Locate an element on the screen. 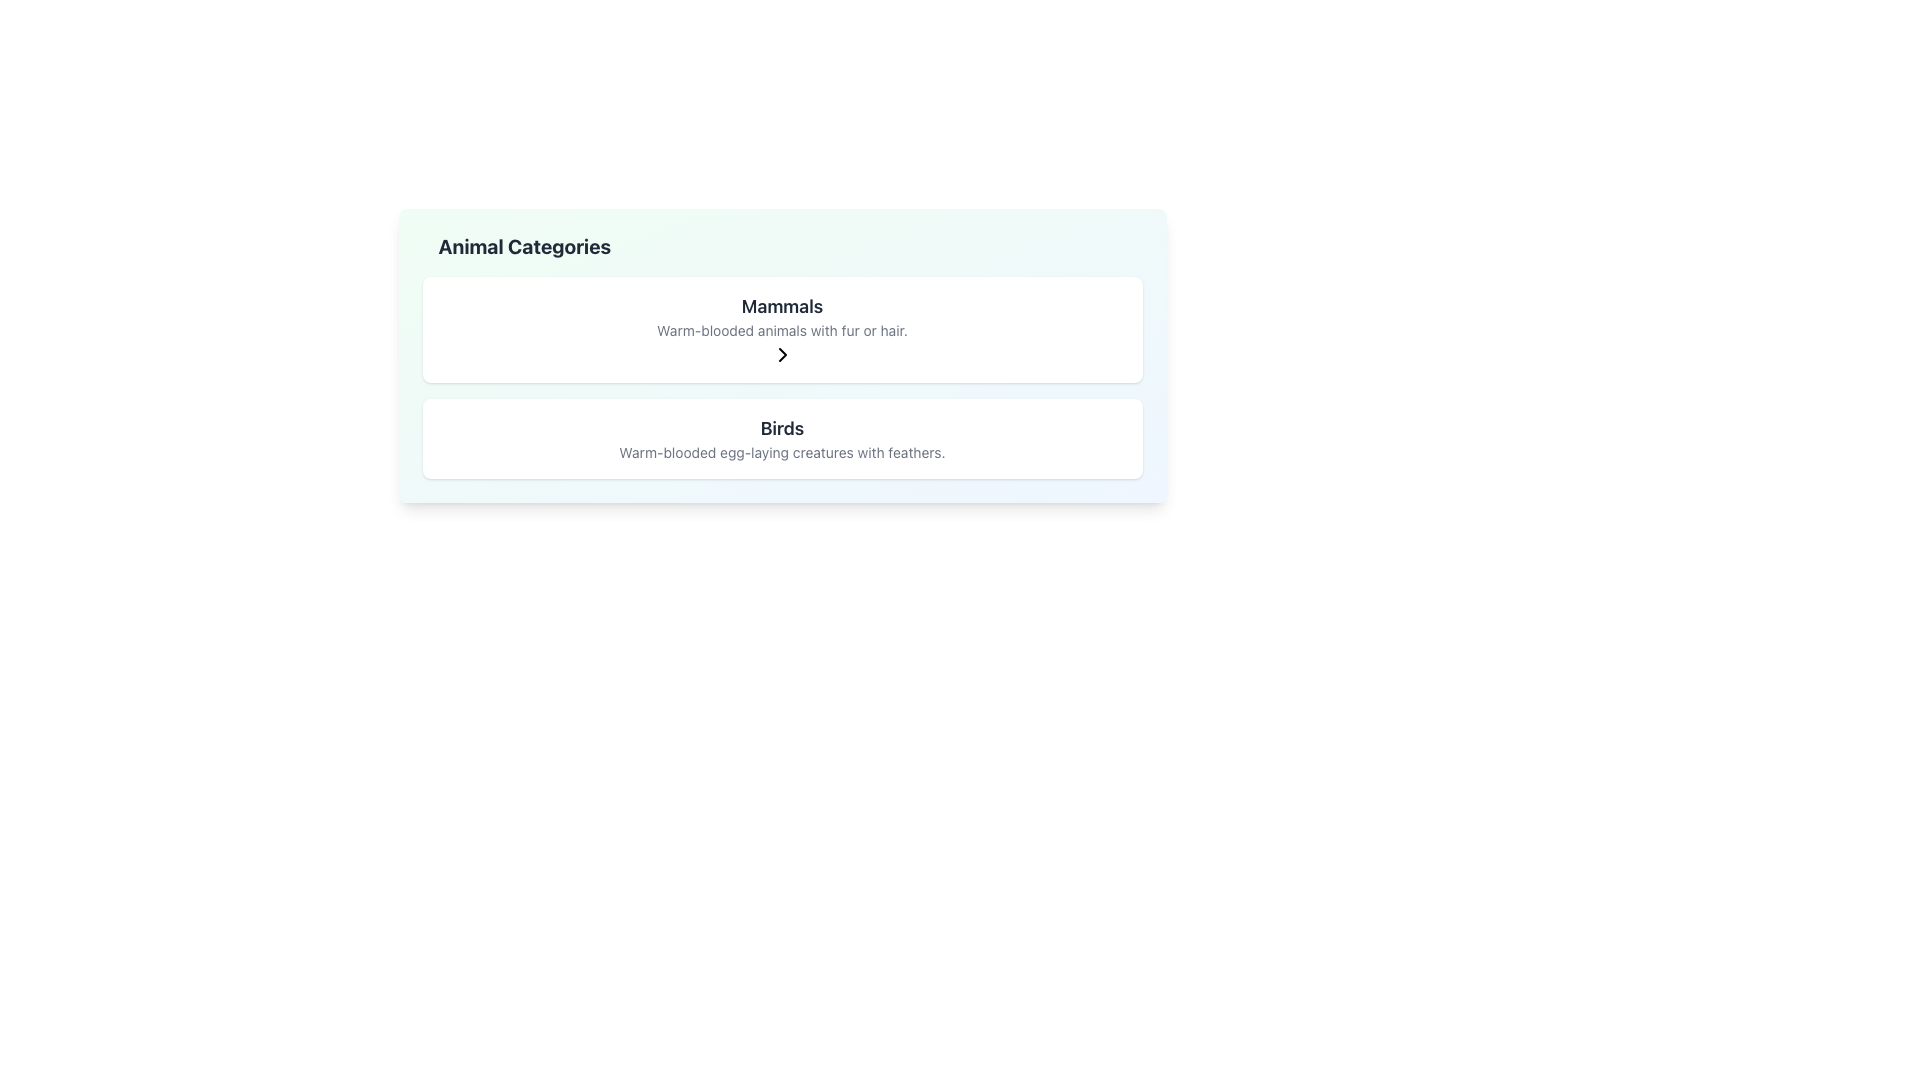 This screenshot has width=1920, height=1080. the chevron icon that resembles a rightward arrow, located at the top-right corner of the 'Mammals' card in the 'Animal Categories' section is located at coordinates (781, 353).